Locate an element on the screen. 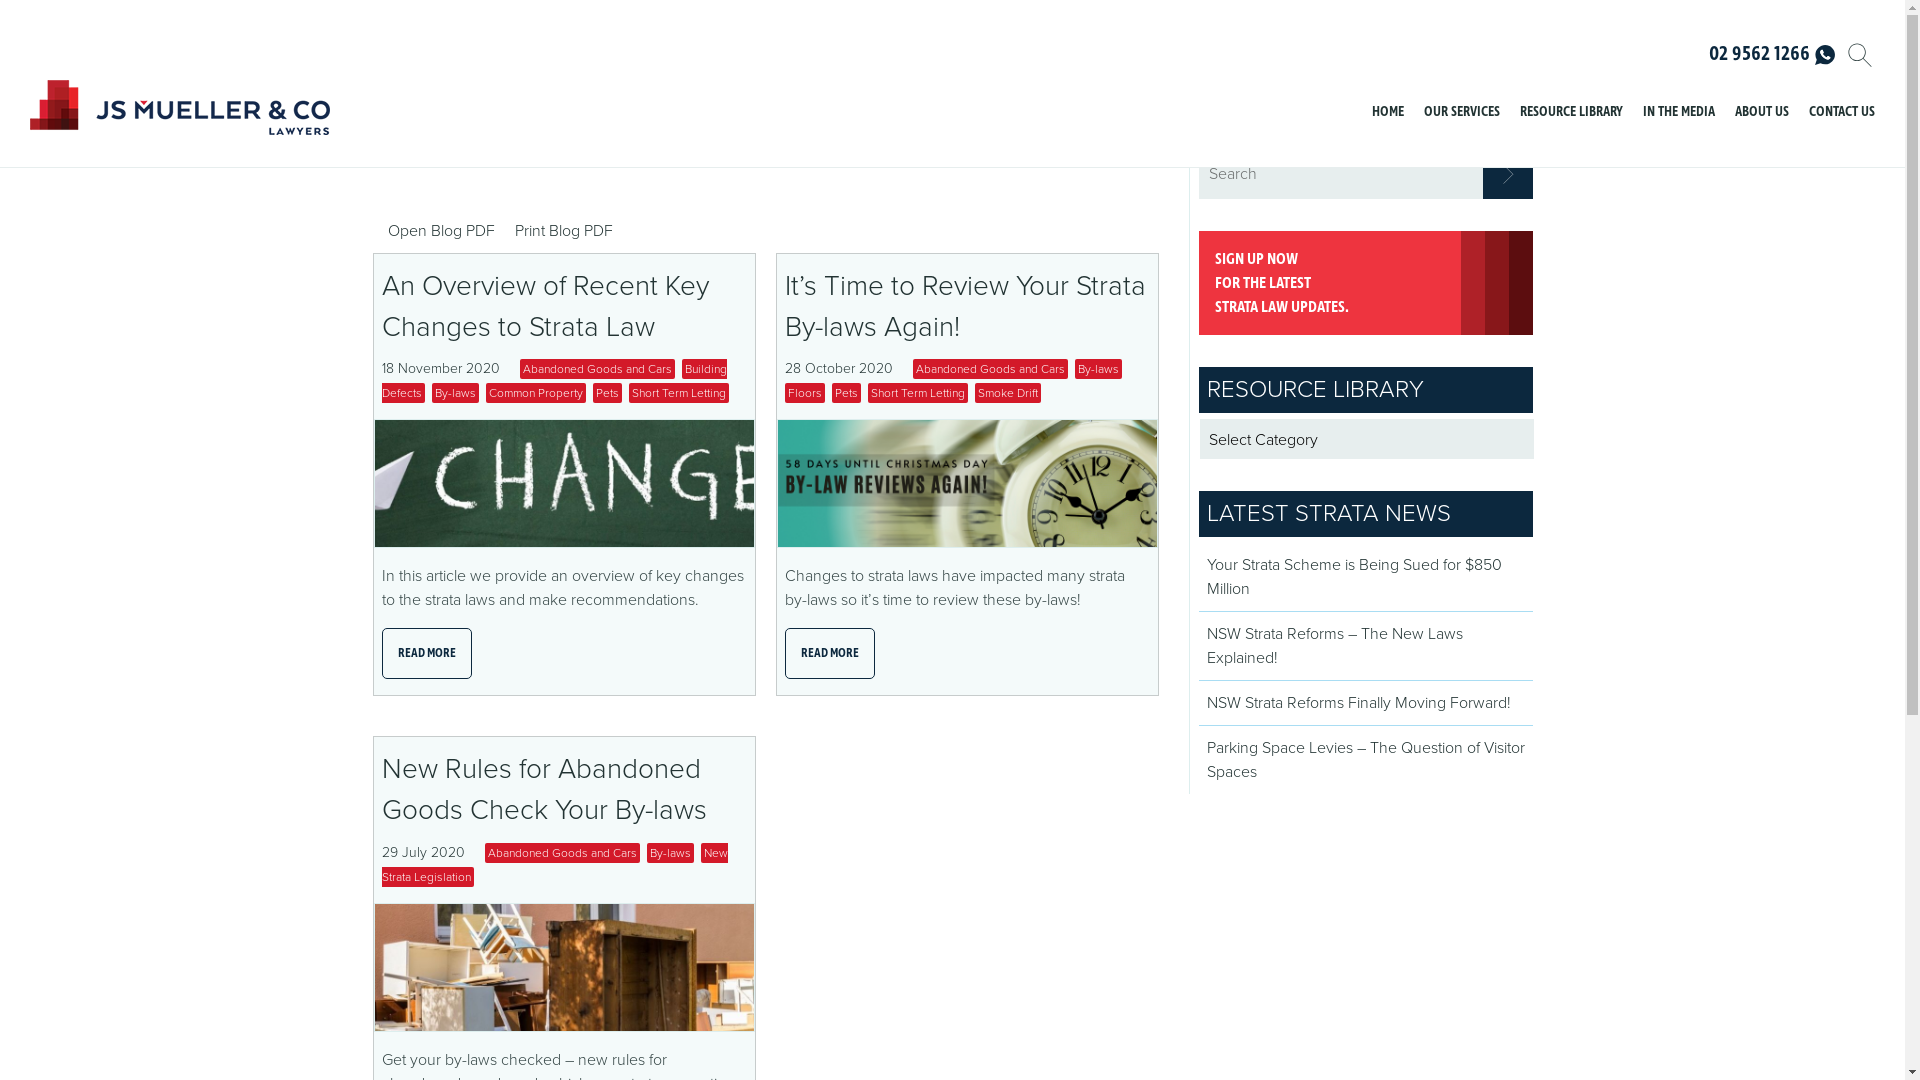 Image resolution: width=1920 pixels, height=1080 pixels. 'SIGN UP NOW is located at coordinates (1363, 282).